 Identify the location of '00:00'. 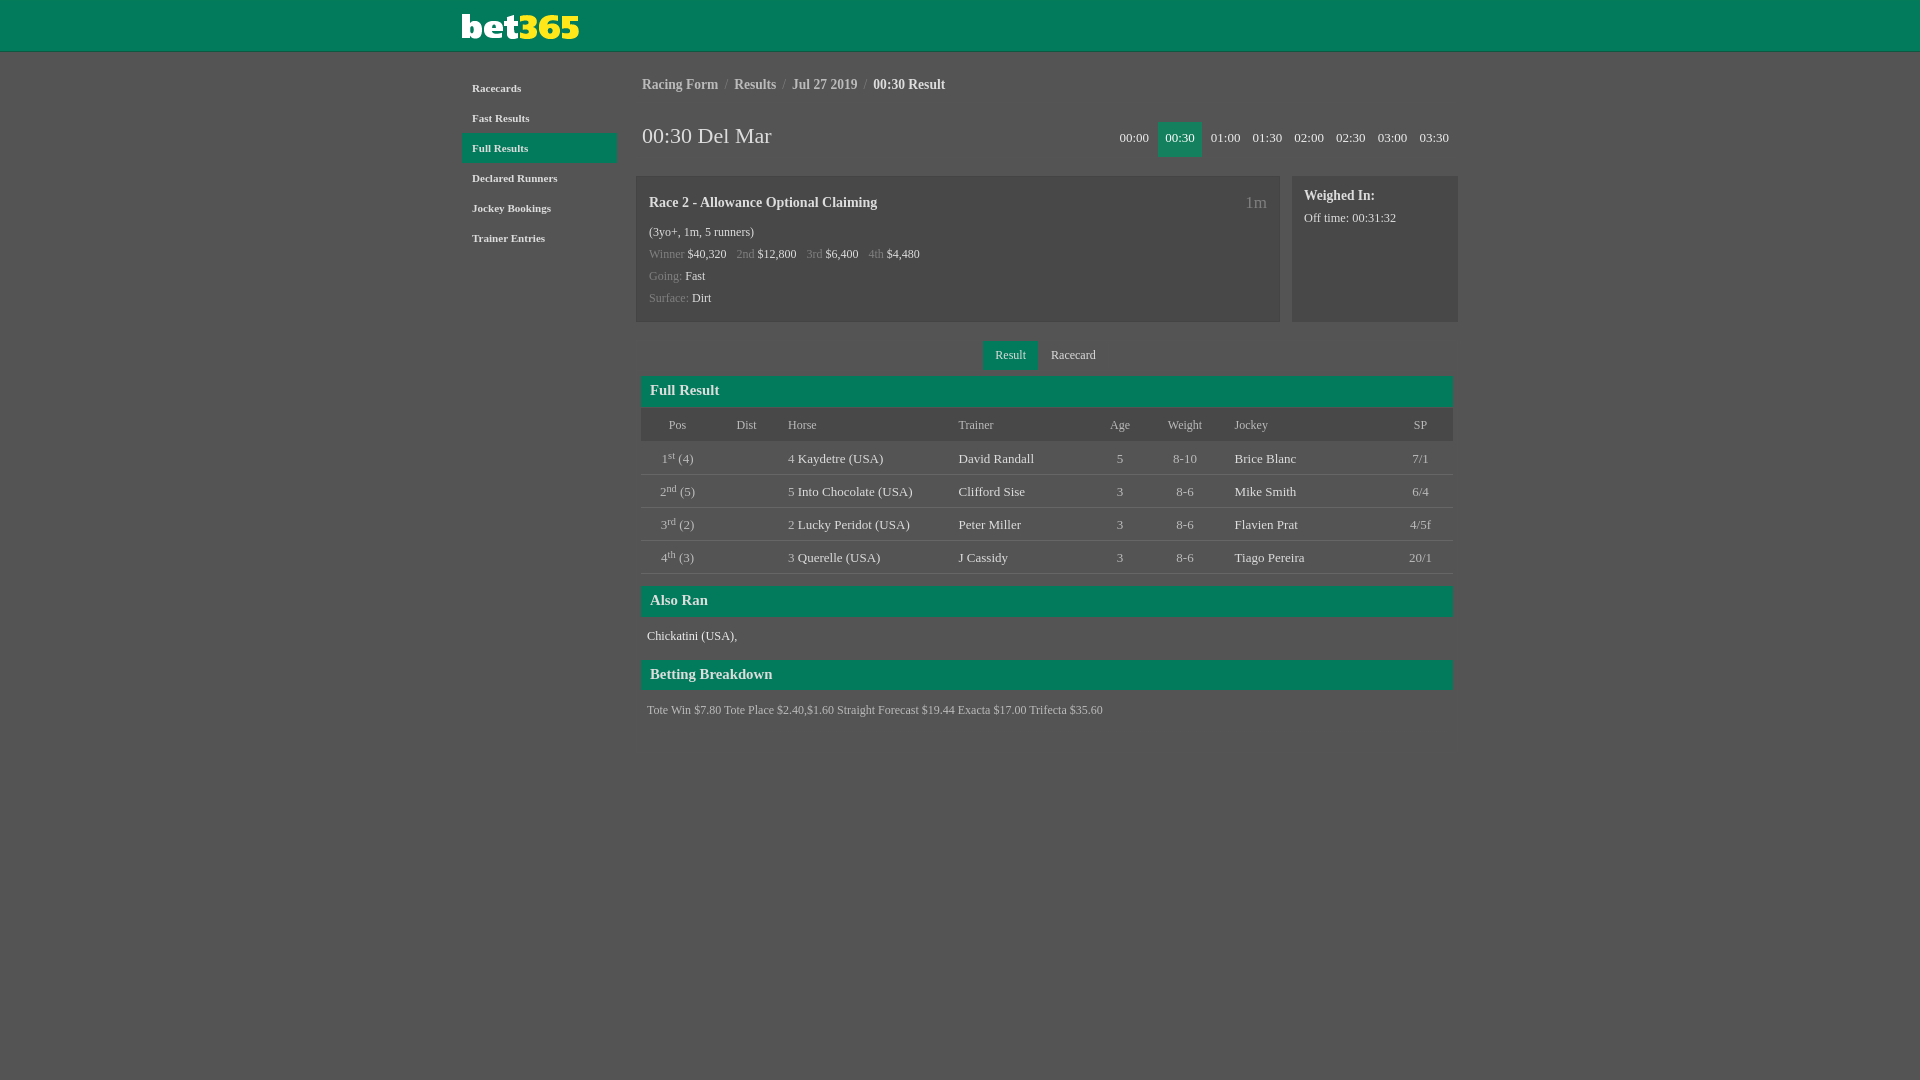
(1133, 139).